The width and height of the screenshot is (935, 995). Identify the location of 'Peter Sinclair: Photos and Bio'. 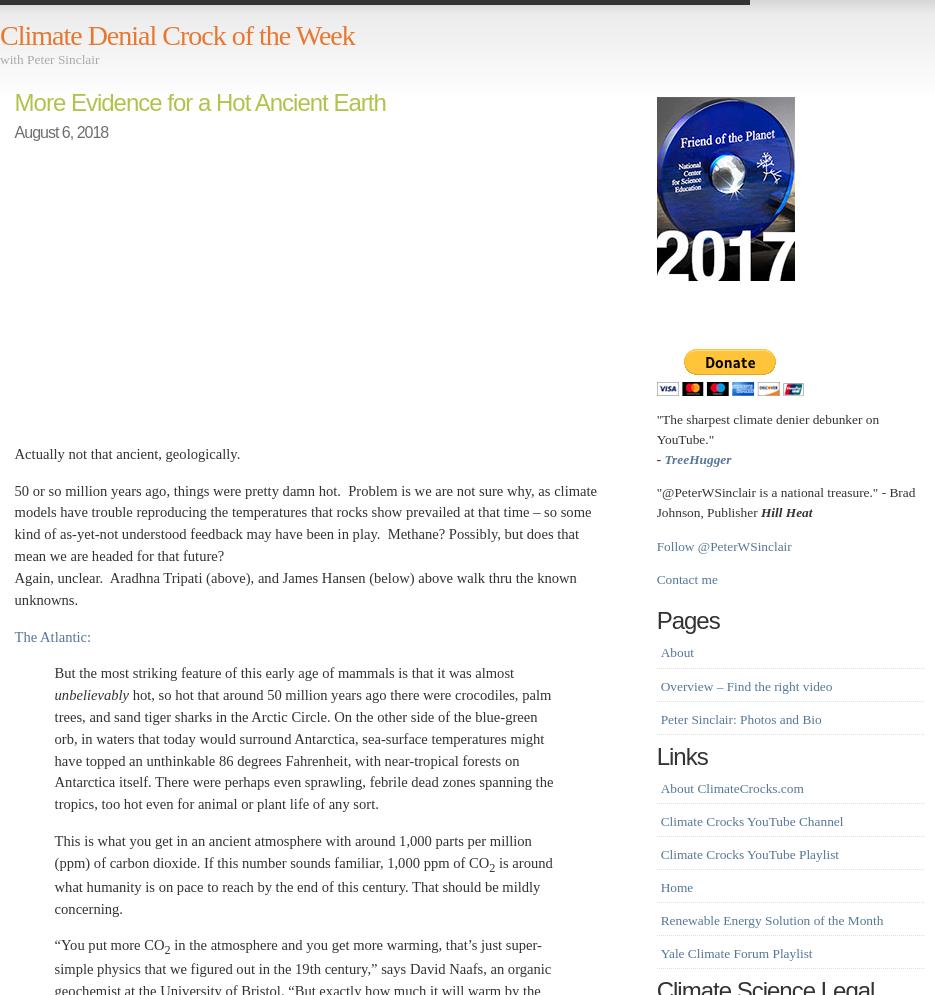
(660, 718).